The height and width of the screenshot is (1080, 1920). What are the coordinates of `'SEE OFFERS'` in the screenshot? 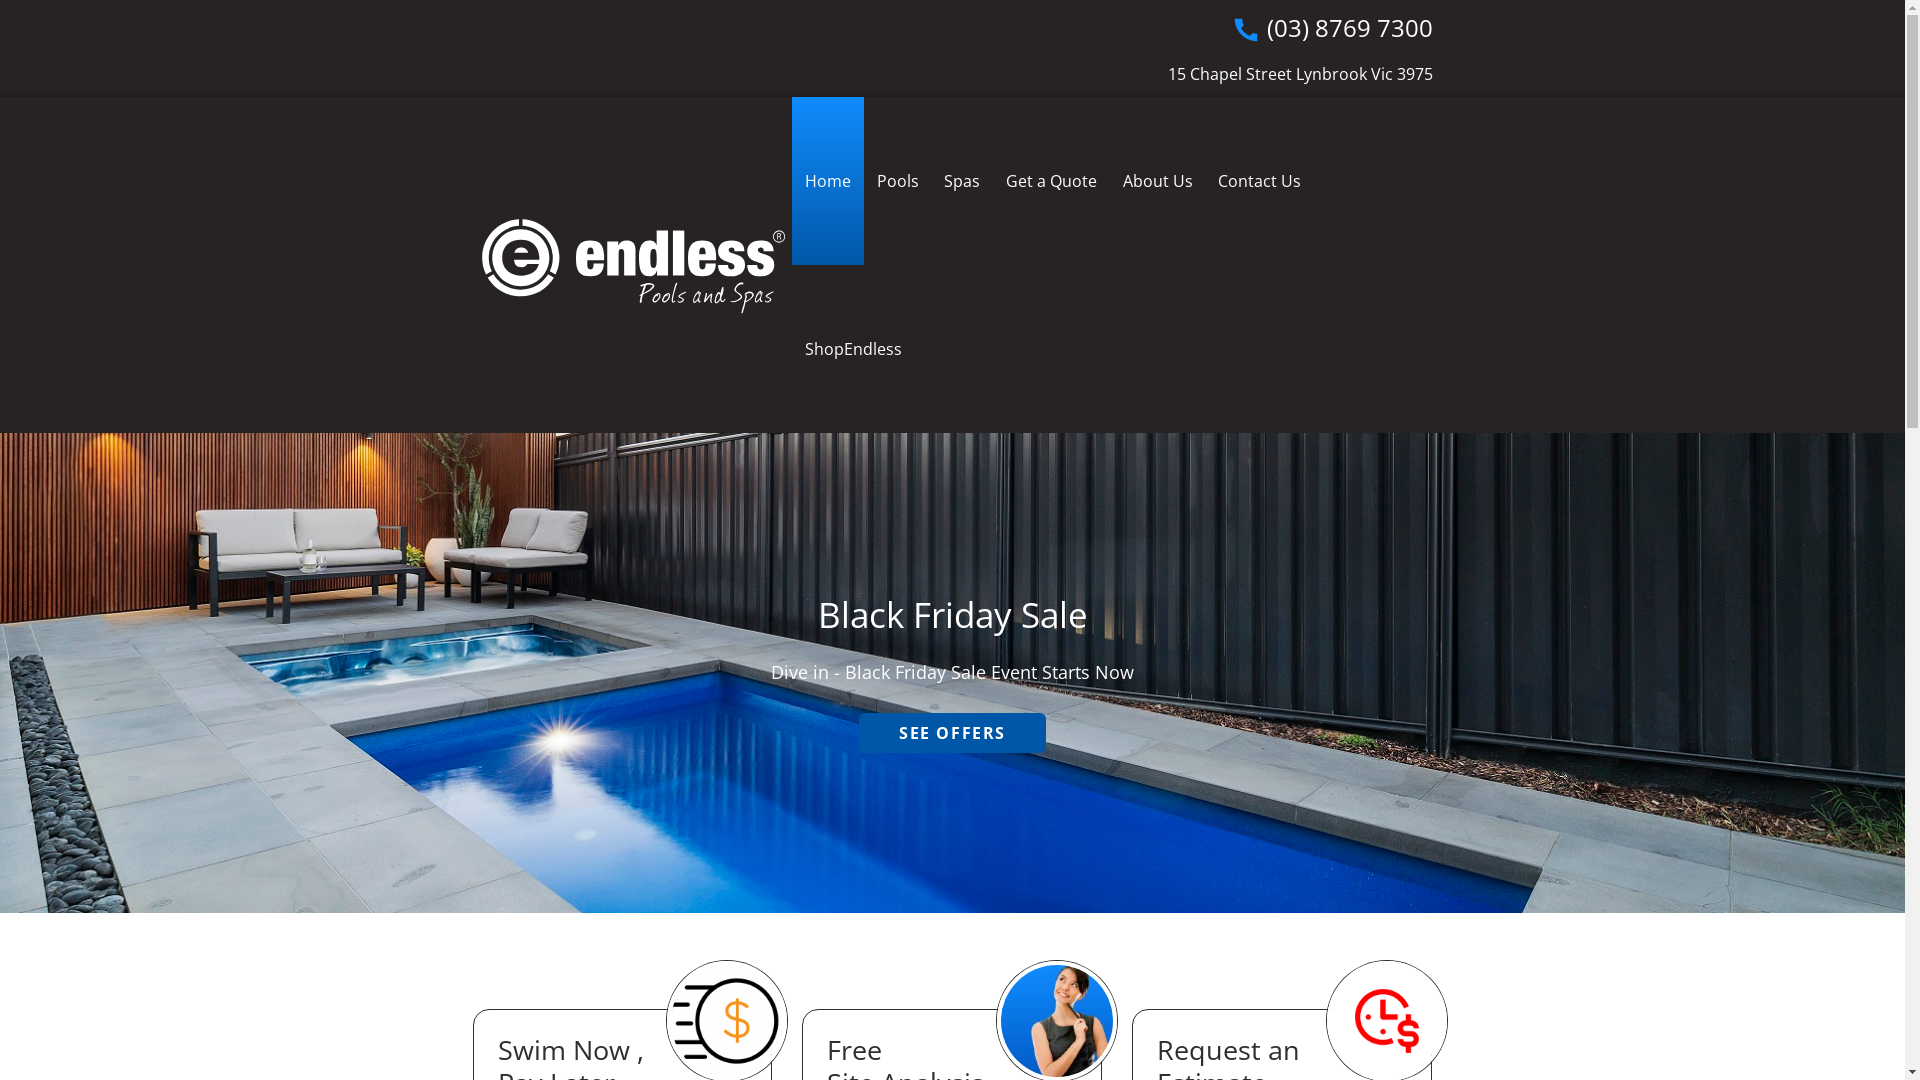 It's located at (951, 732).